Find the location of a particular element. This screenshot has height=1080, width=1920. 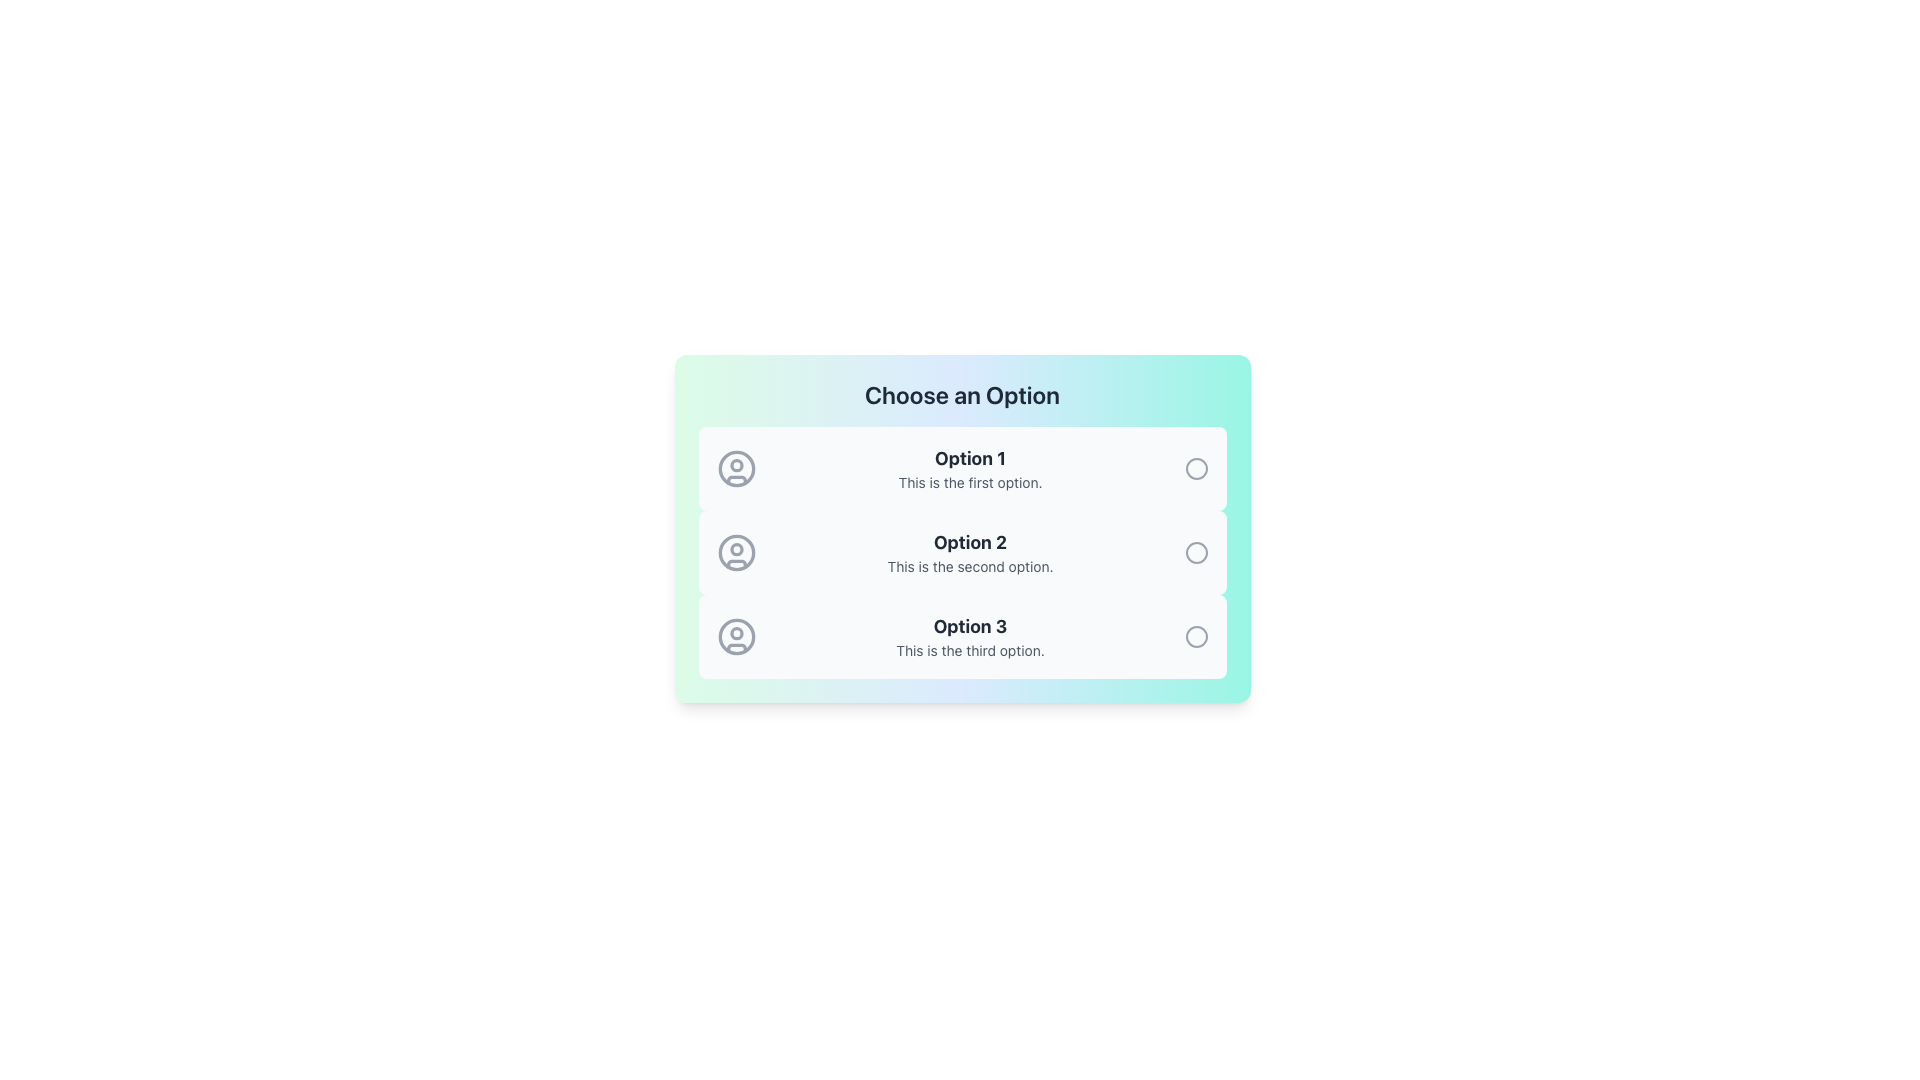

the text label displaying 'Option 3', which is a bold gray font and part of a vertical list of options is located at coordinates (970, 626).